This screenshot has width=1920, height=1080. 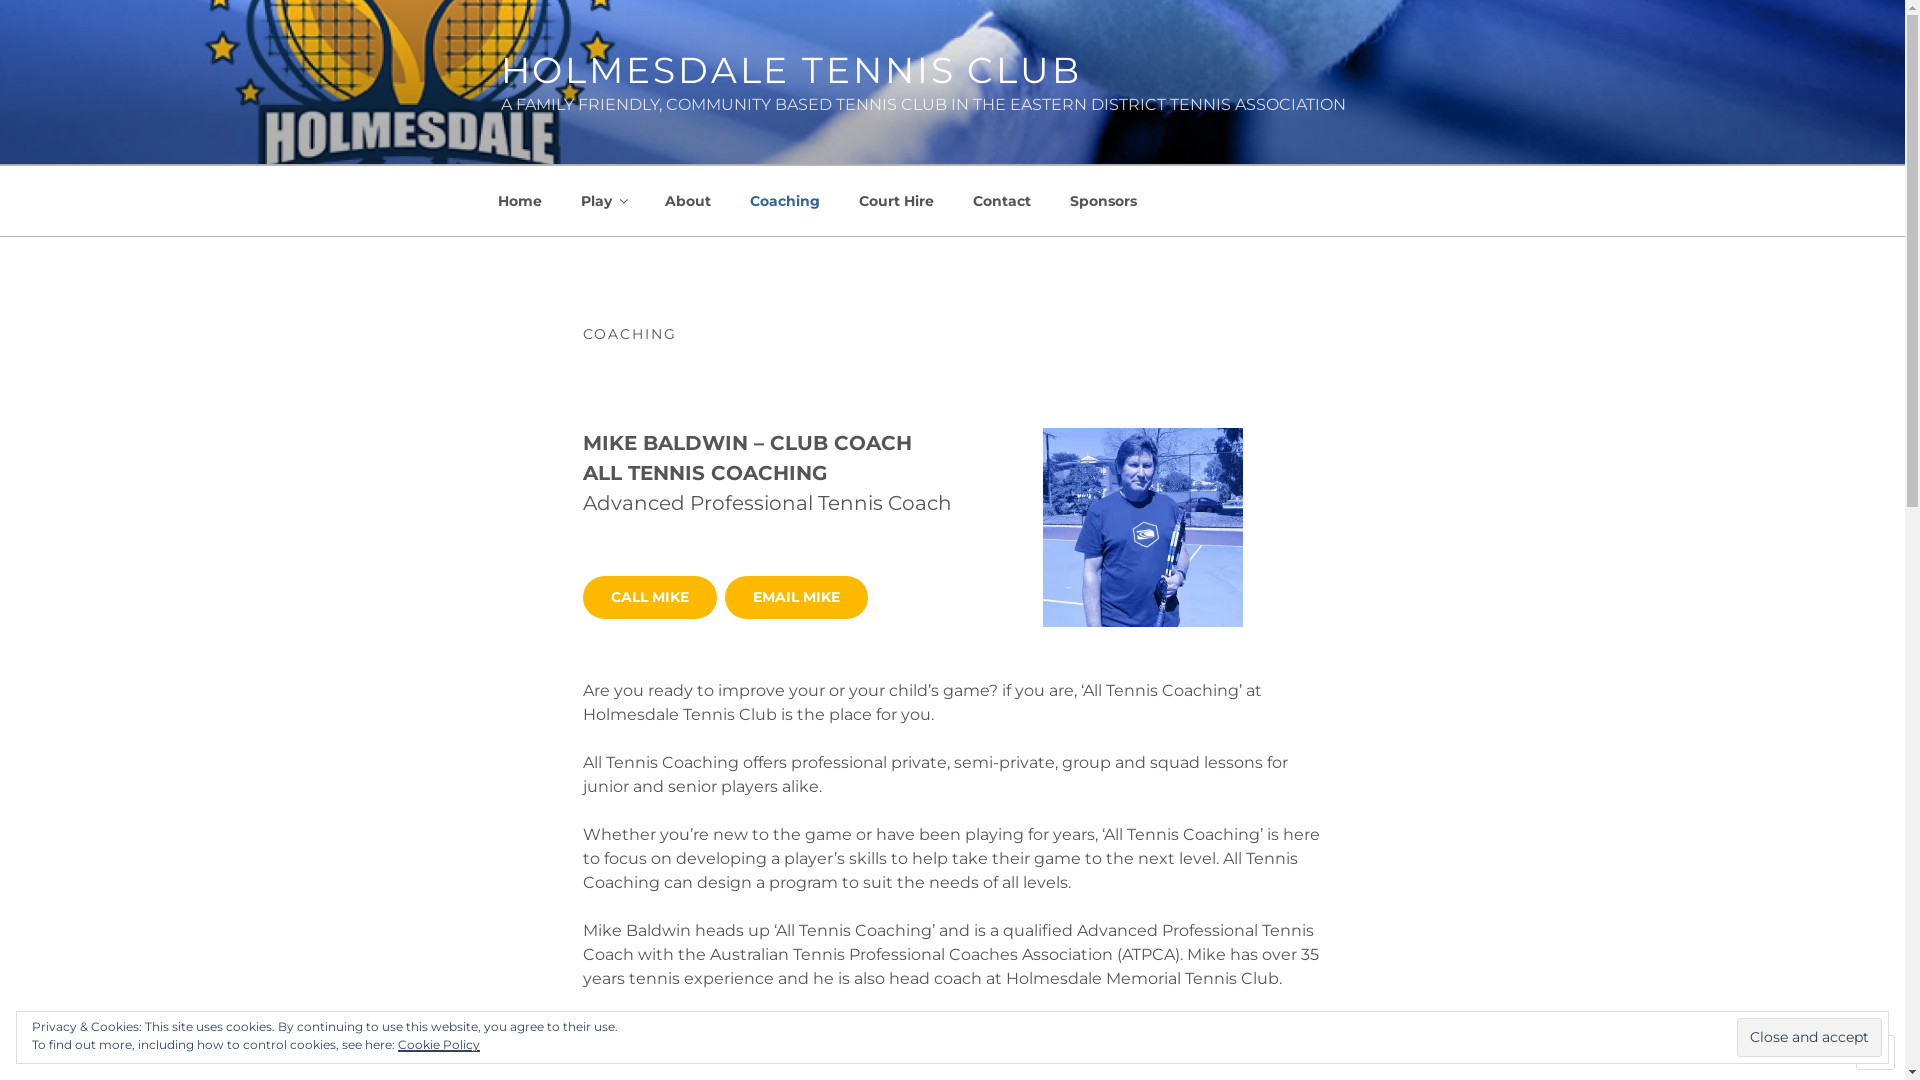 I want to click on 'Coaching', so click(x=730, y=200).